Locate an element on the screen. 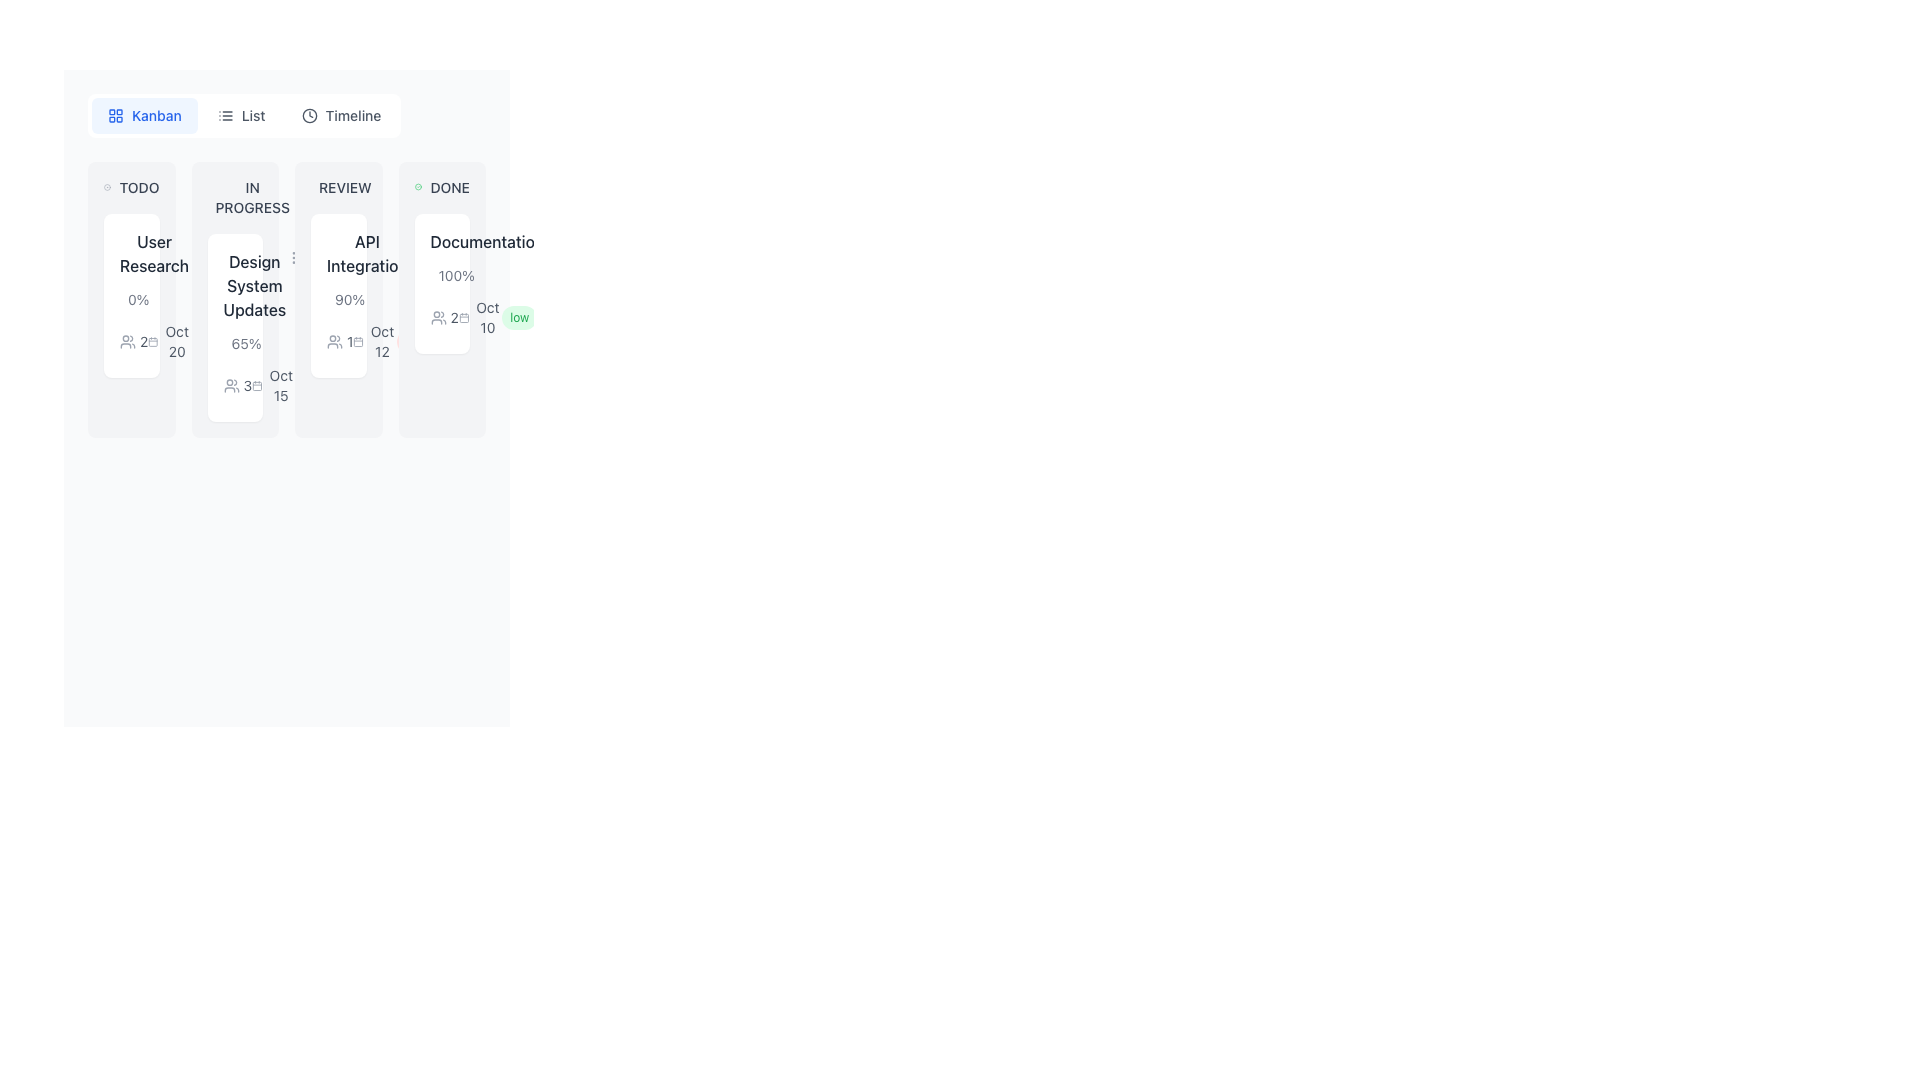 The height and width of the screenshot is (1080, 1920). the Progress indicator text displaying '0%' which is located within the 'TODO' column for task management, above the date 'Oct 20' is located at coordinates (130, 300).